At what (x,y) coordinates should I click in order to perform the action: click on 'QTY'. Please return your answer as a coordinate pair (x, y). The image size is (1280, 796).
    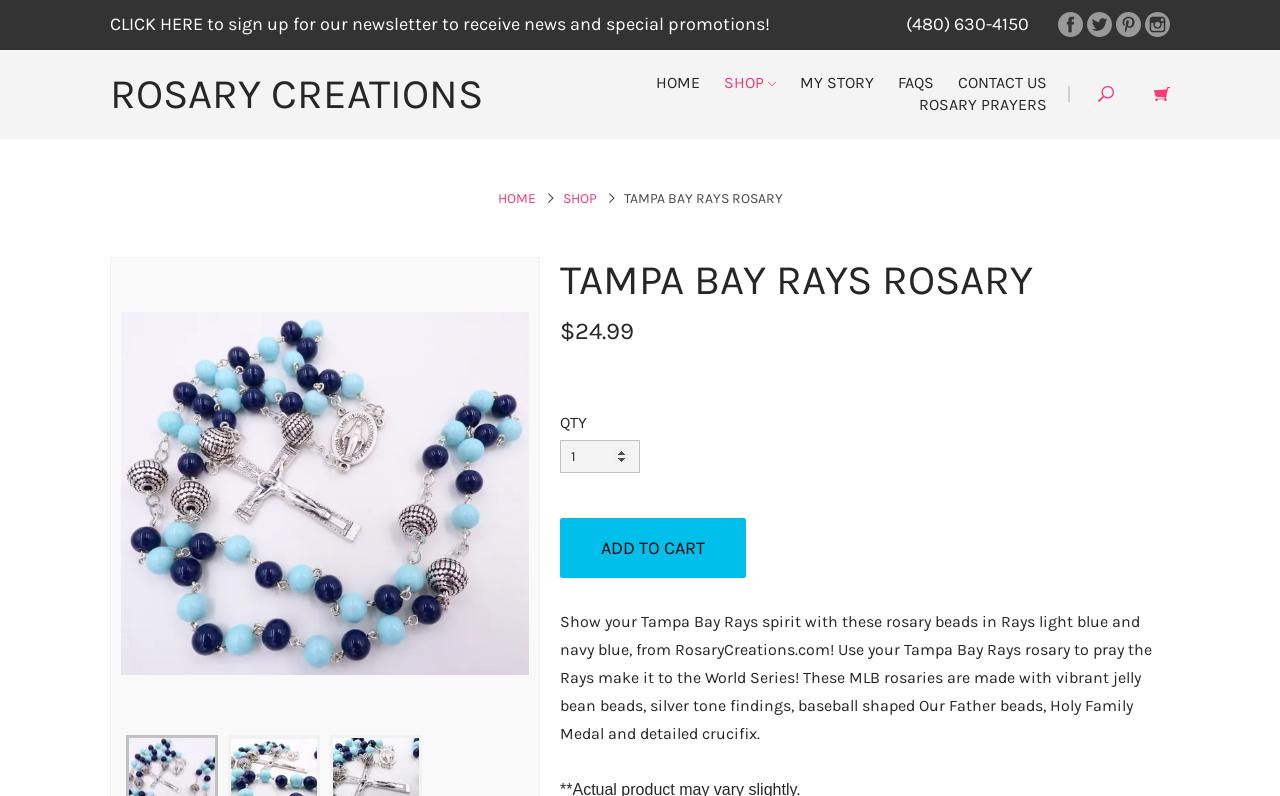
    Looking at the image, I should click on (572, 420).